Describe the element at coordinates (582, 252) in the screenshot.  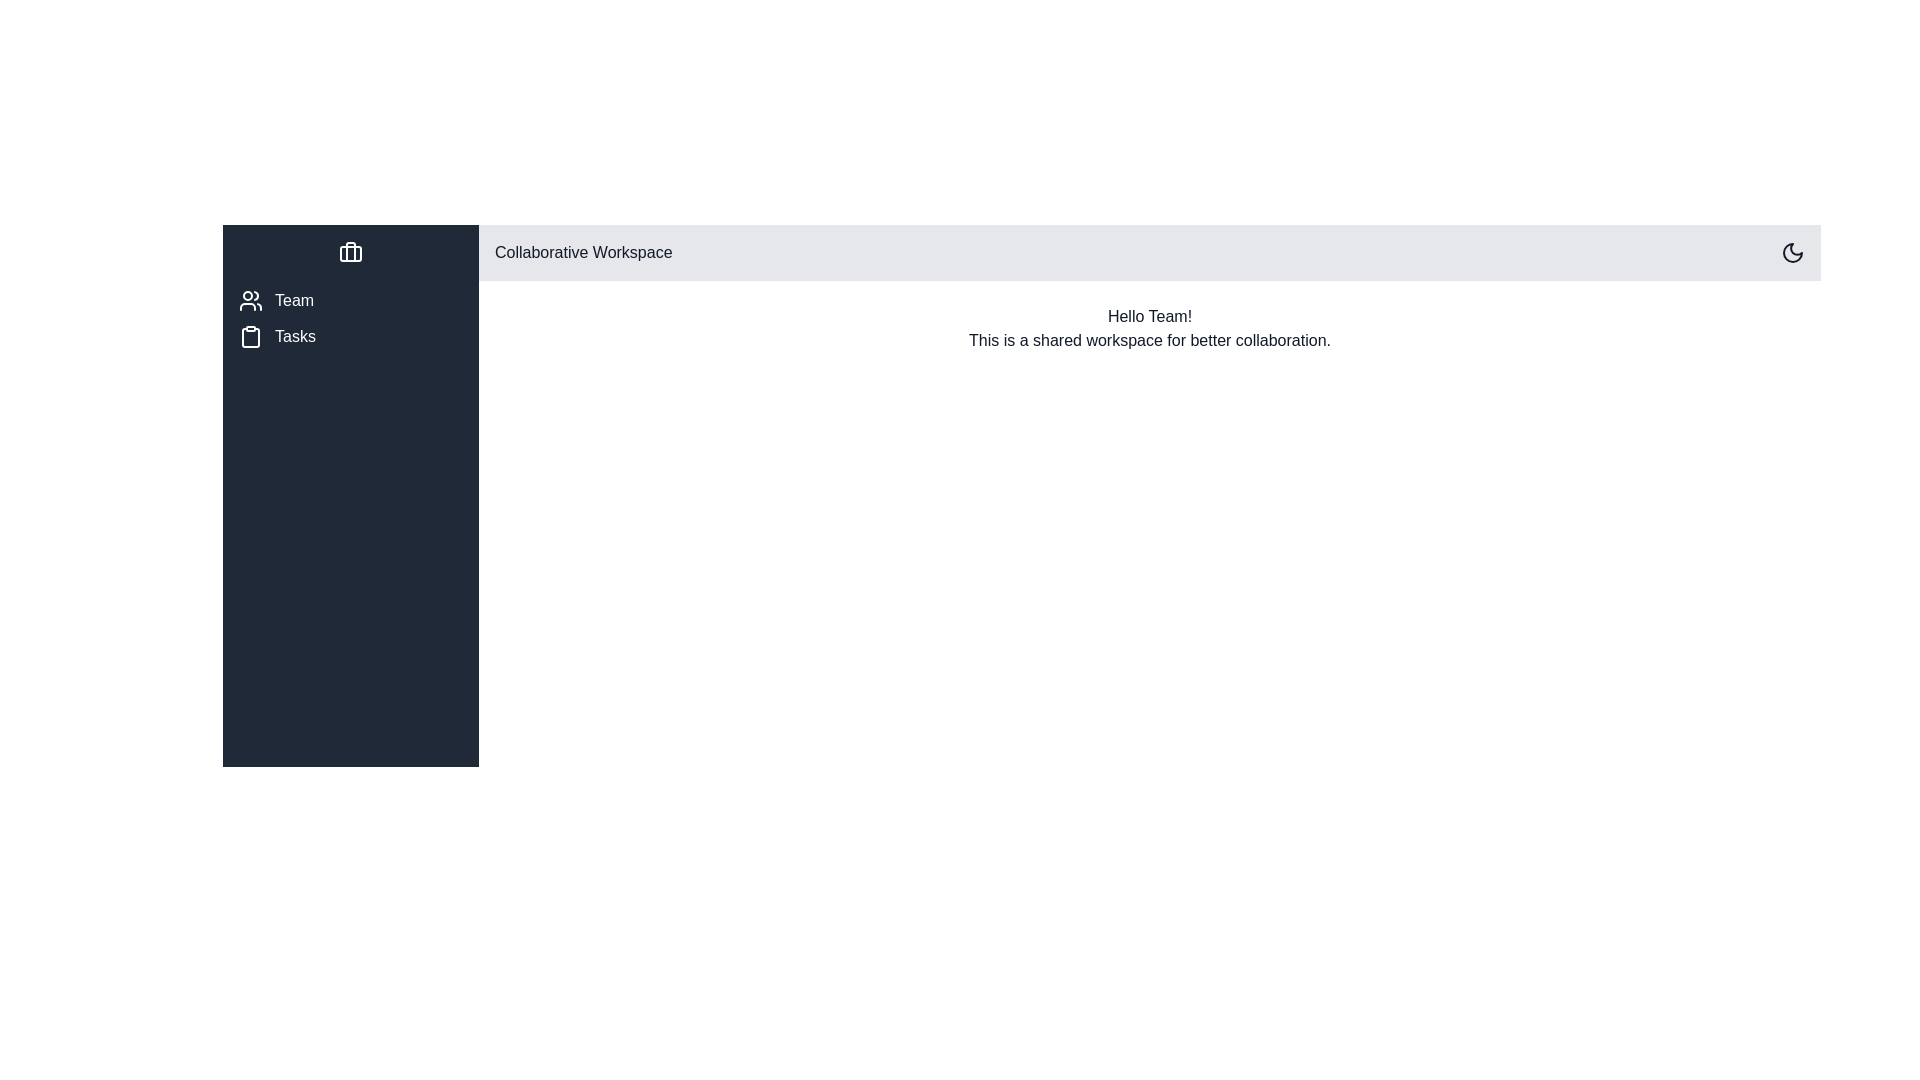
I see `text displayed in the 'Collaborative Workspace' text label, which is in a bold sans-serif font with a gray background and black text, located in the left portion of the header bar` at that location.